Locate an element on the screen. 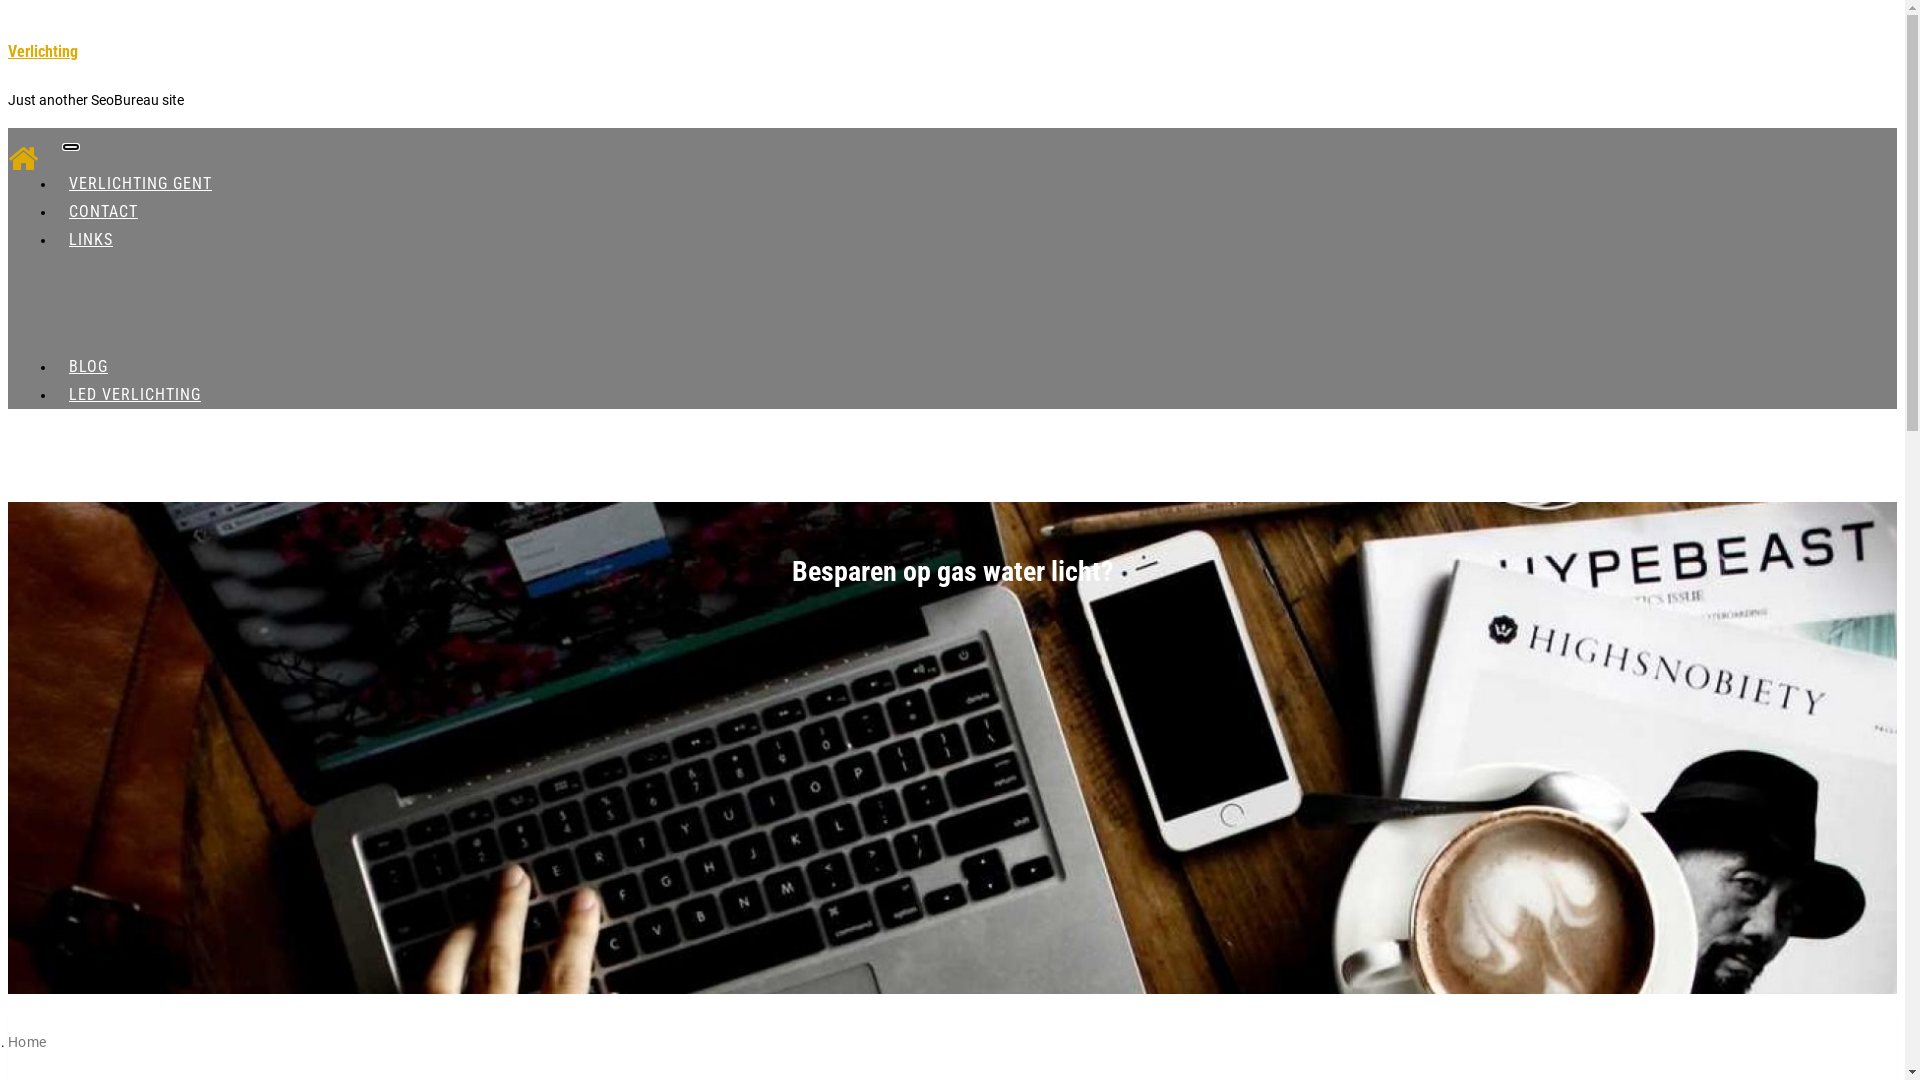  'LINKS' is located at coordinates (90, 238).